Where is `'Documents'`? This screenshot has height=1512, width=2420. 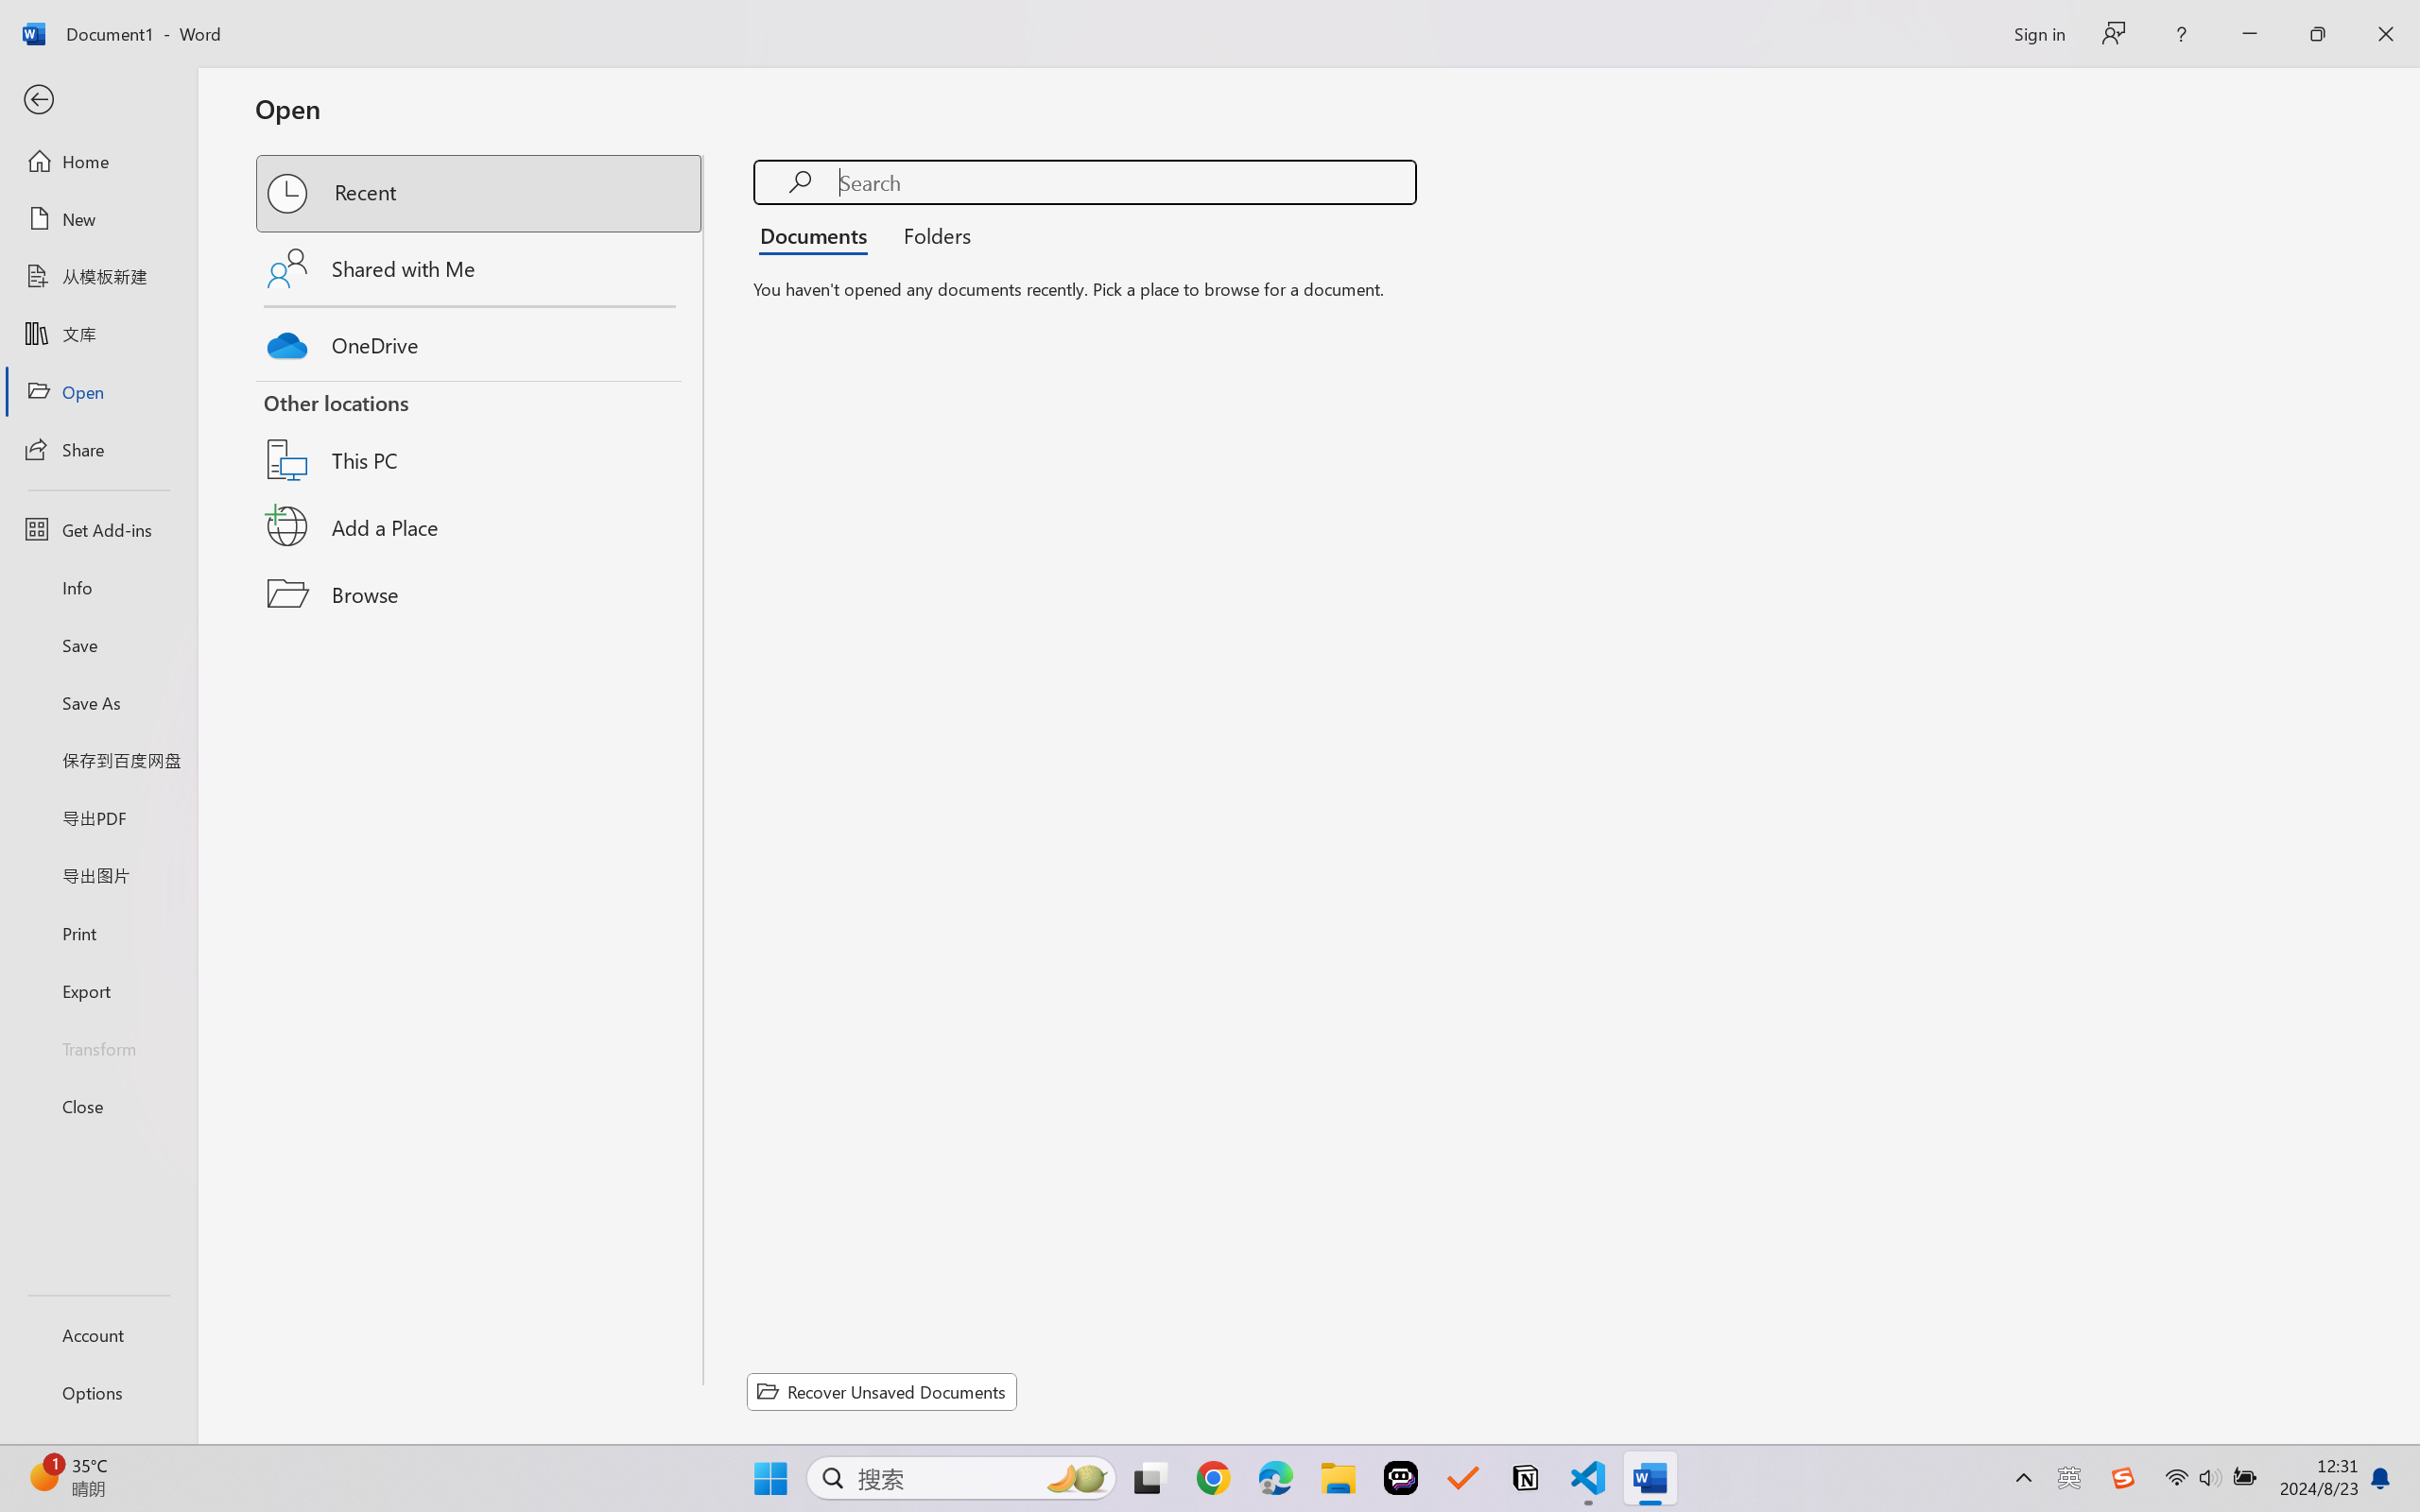 'Documents' is located at coordinates (818, 233).